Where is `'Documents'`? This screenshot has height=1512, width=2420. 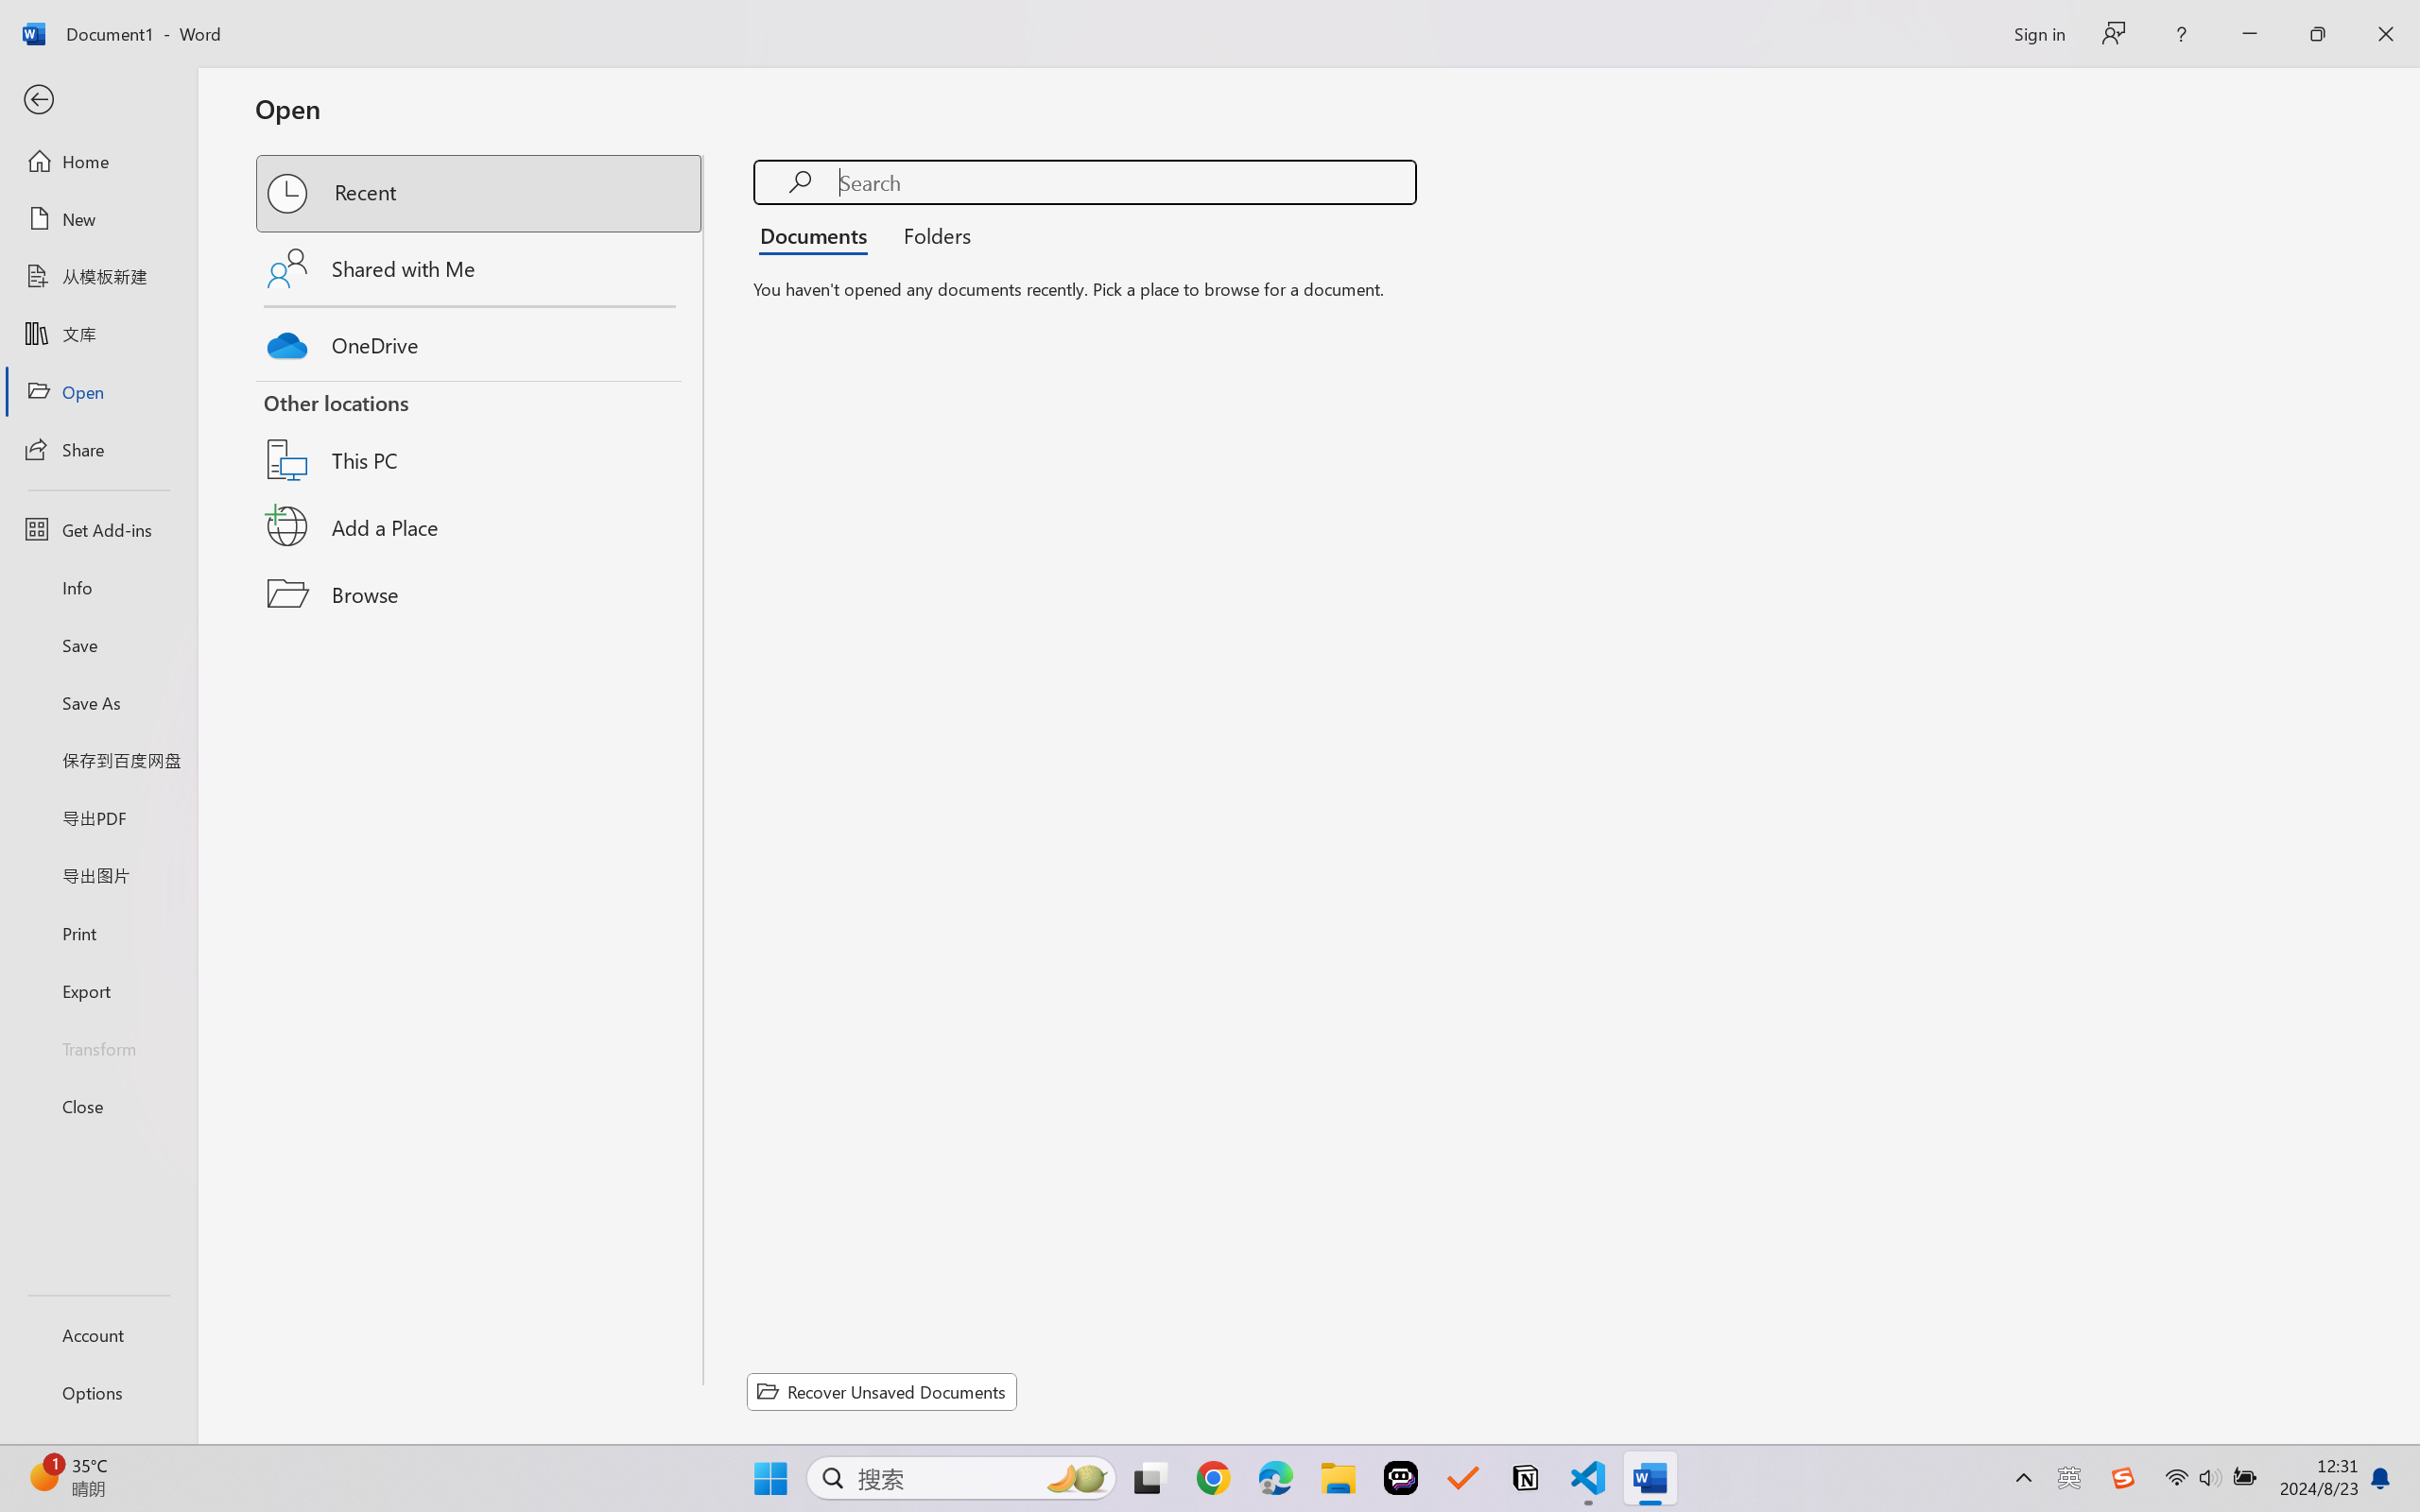 'Documents' is located at coordinates (818, 233).